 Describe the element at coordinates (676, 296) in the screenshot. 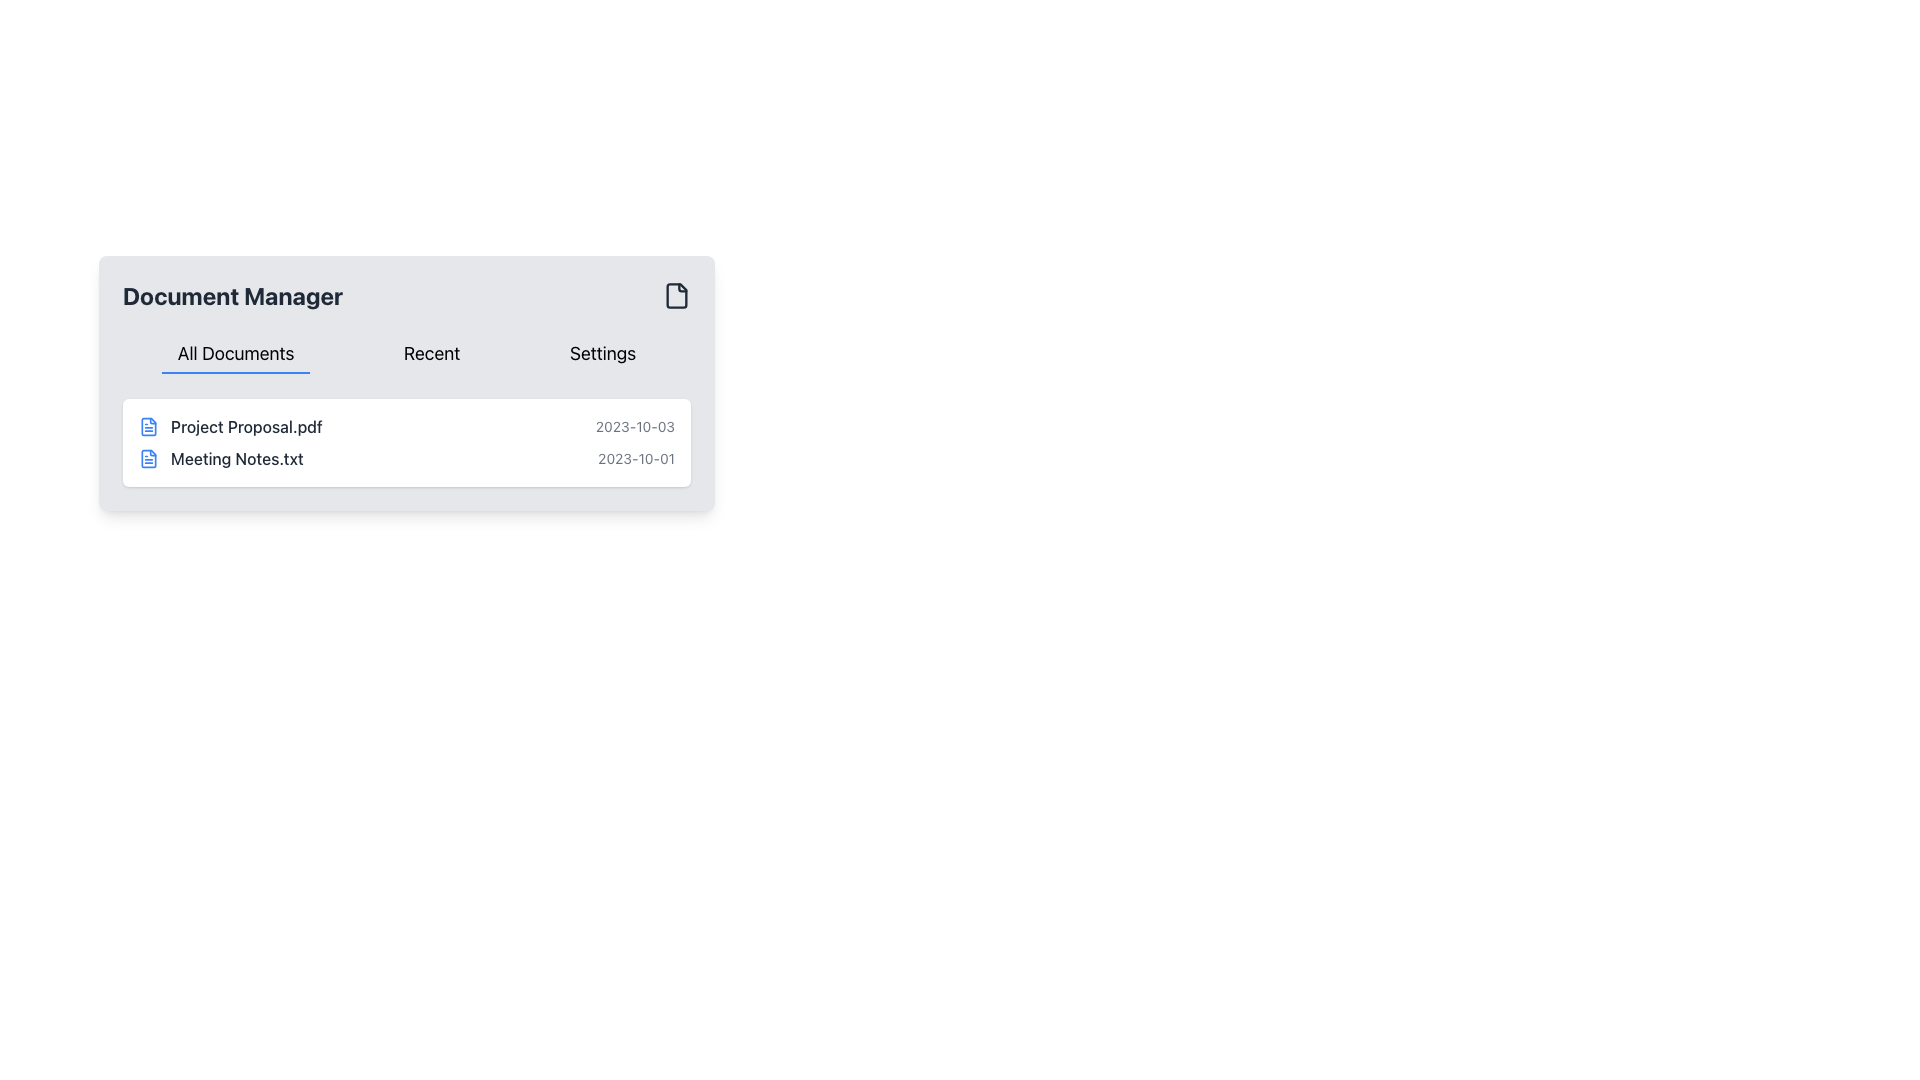

I see `the icon resembling a sheet of paper with a folded corner, located at the top-right corner of the 'Document Manager' section` at that location.